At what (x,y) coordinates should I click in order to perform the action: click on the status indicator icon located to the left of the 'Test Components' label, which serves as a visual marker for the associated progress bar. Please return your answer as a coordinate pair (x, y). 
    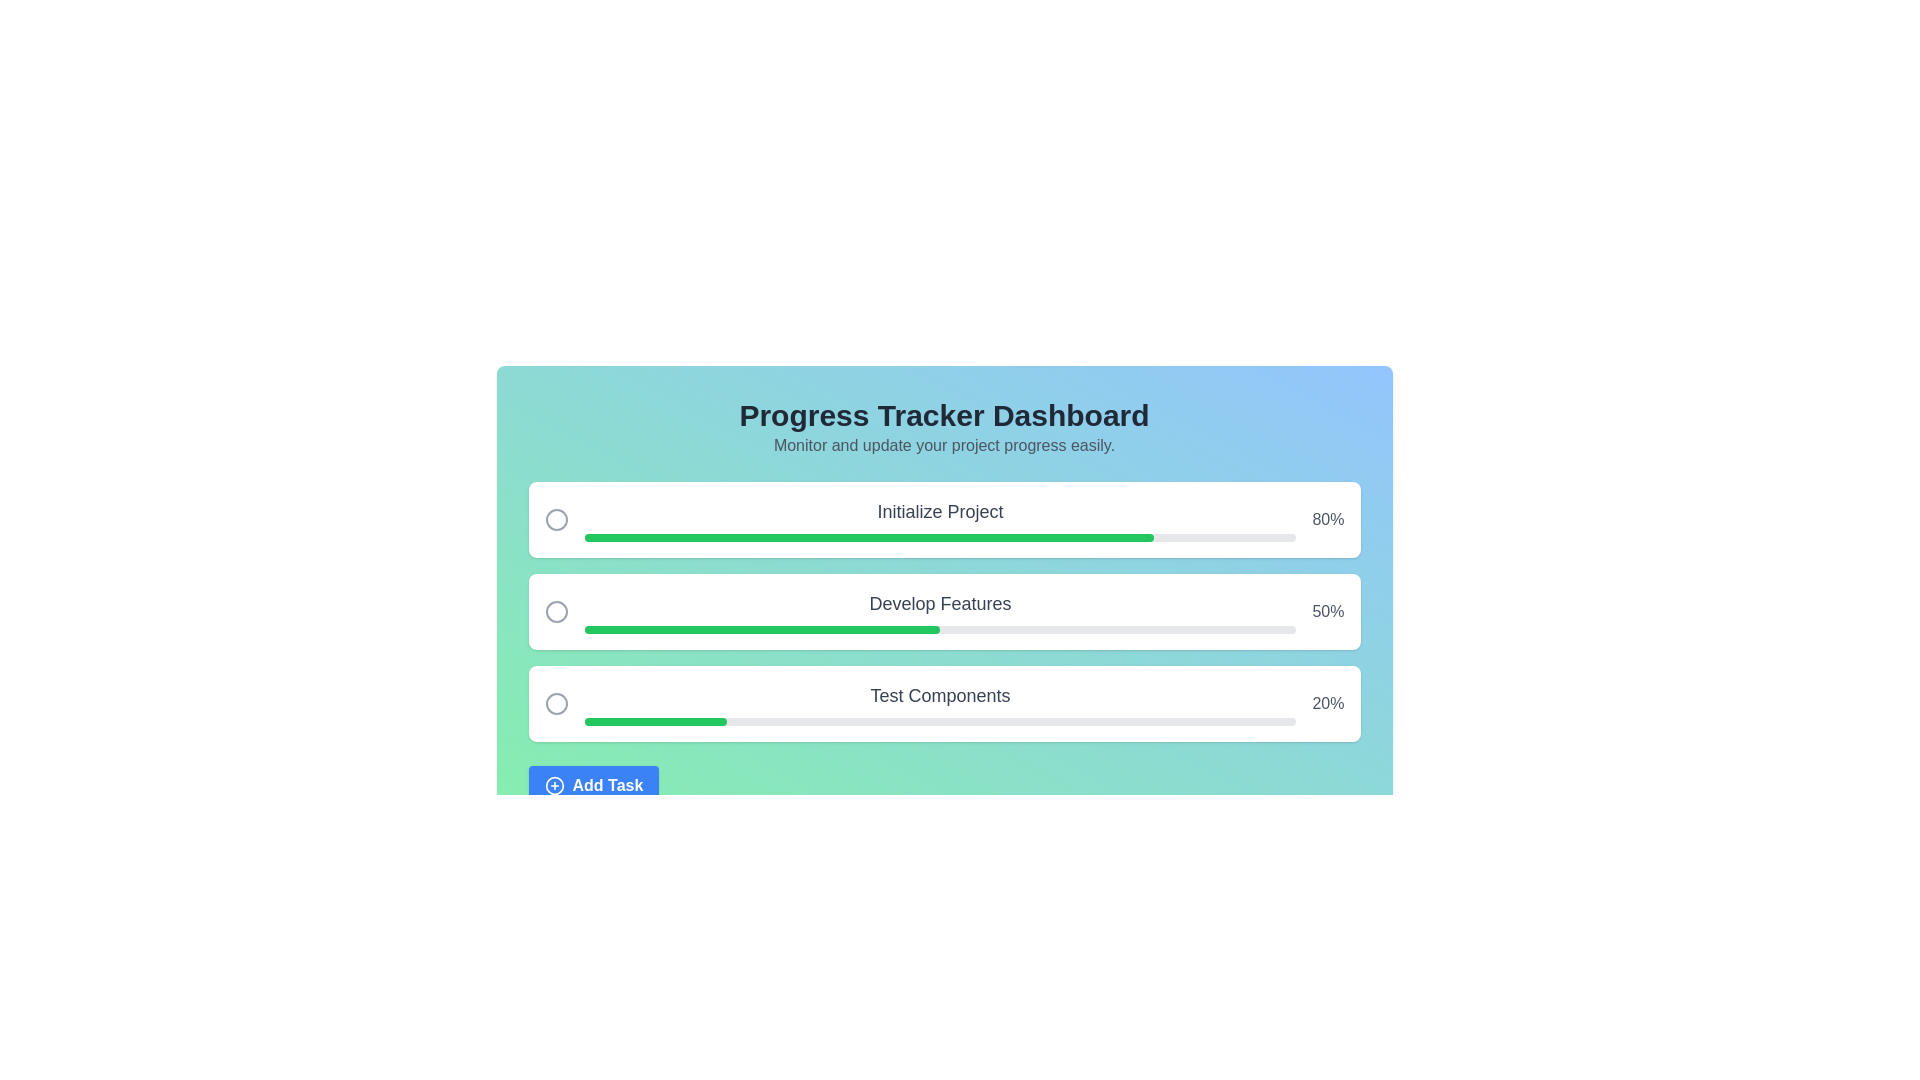
    Looking at the image, I should click on (556, 703).